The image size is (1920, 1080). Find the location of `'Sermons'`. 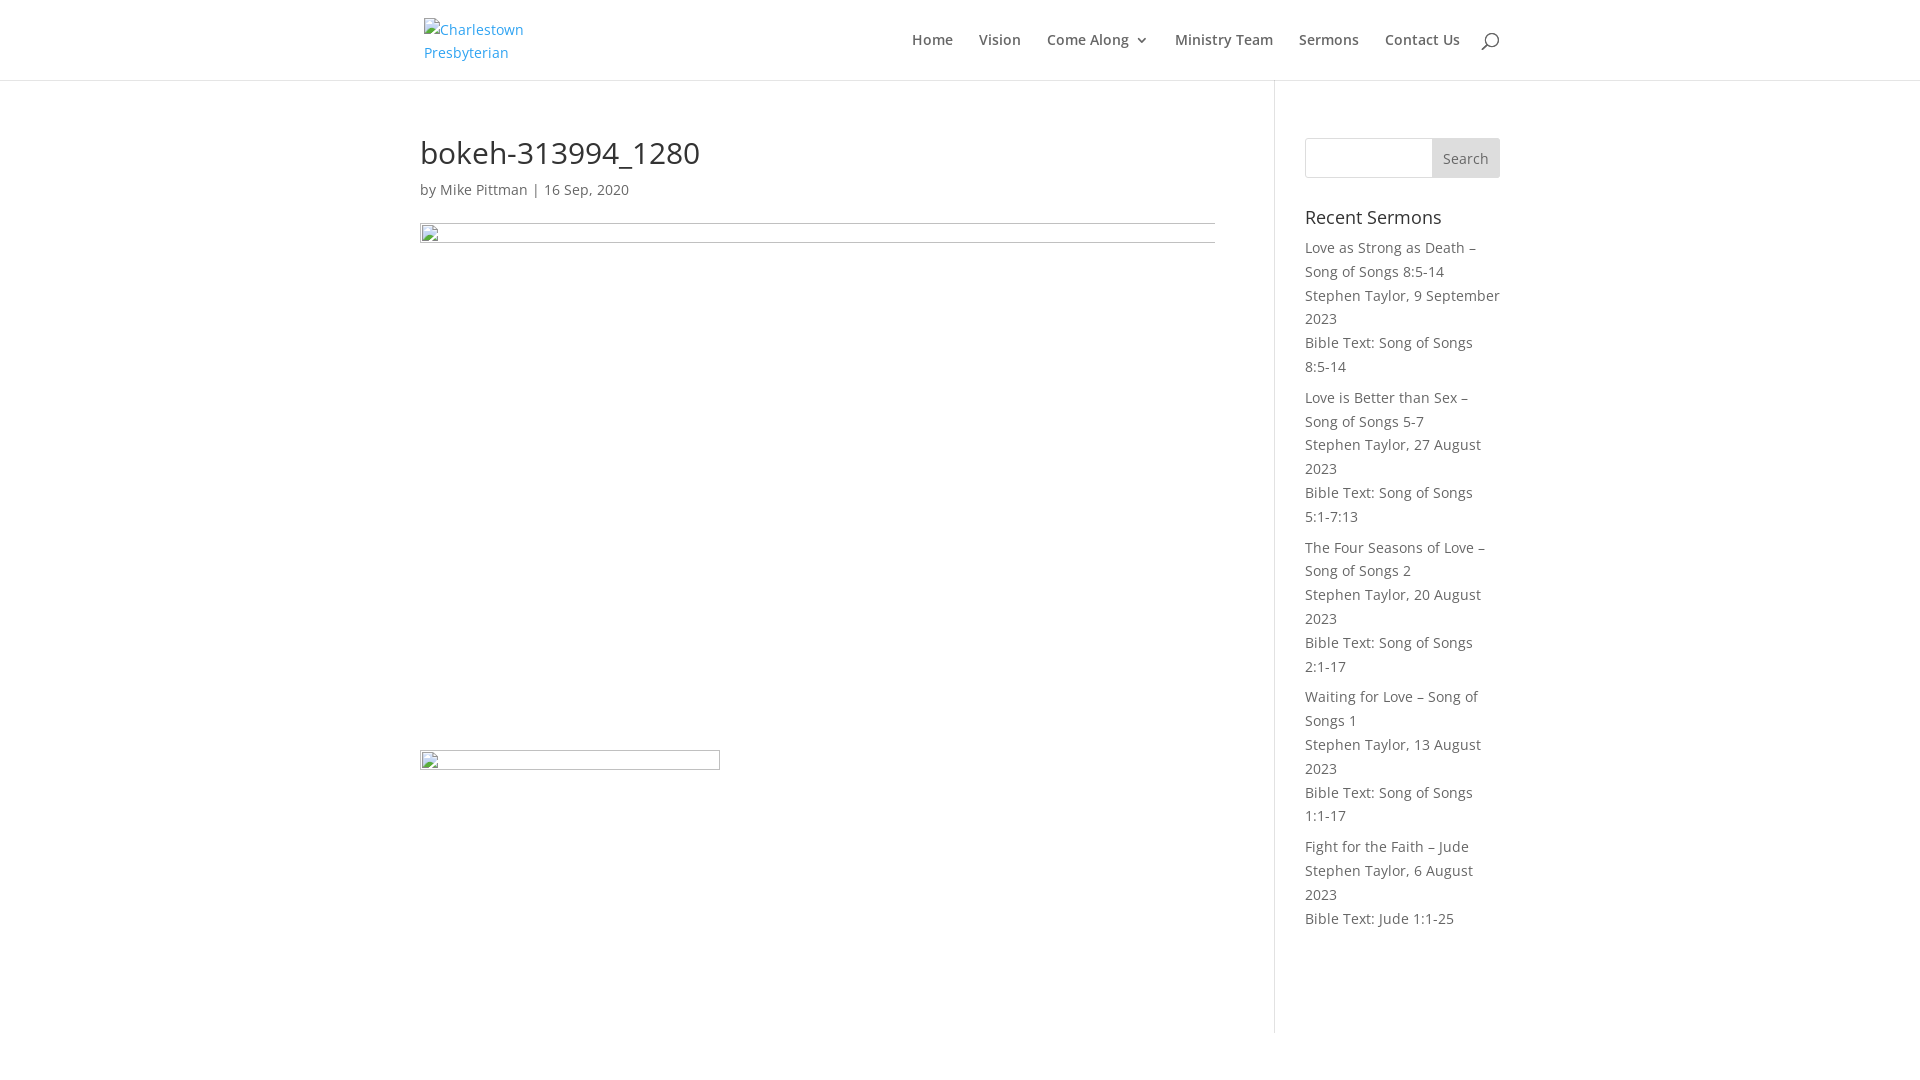

'Sermons' is located at coordinates (1329, 55).